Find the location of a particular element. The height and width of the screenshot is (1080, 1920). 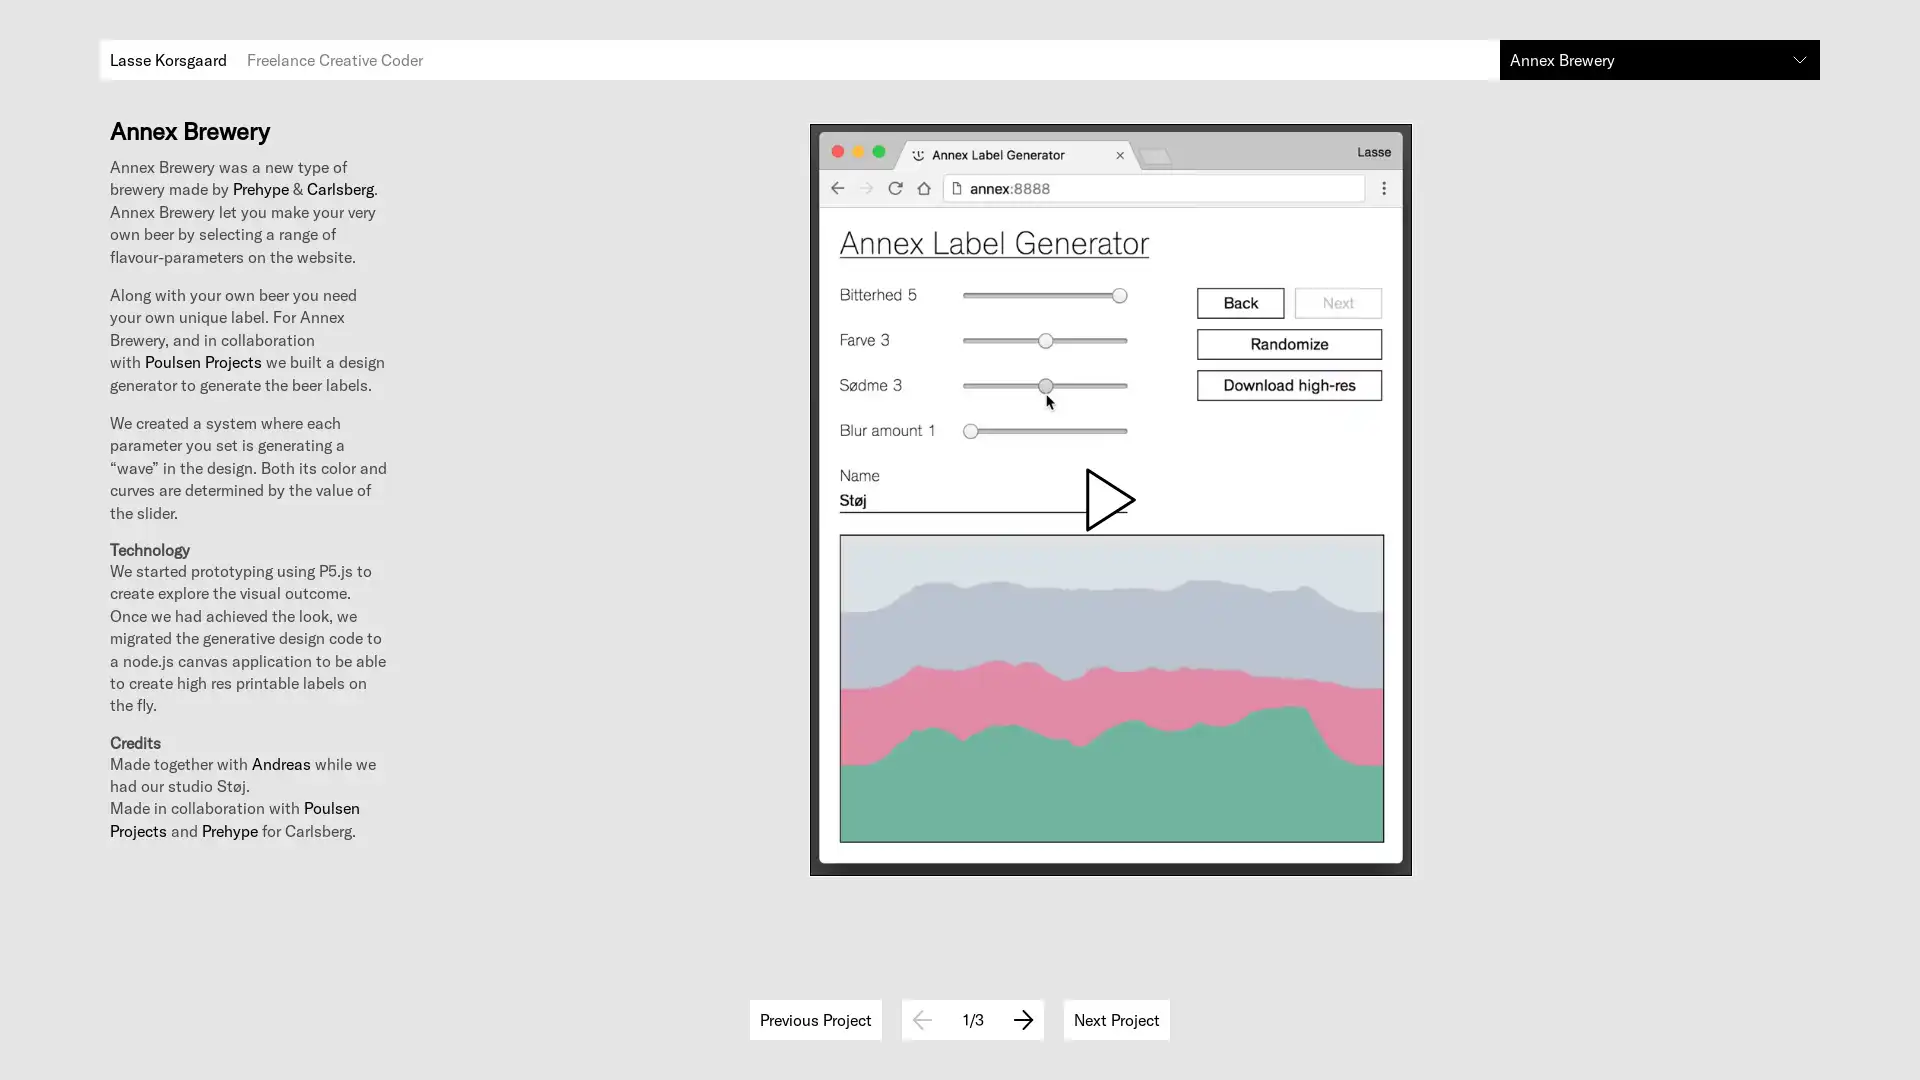

Previous Image is located at coordinates (921, 1019).